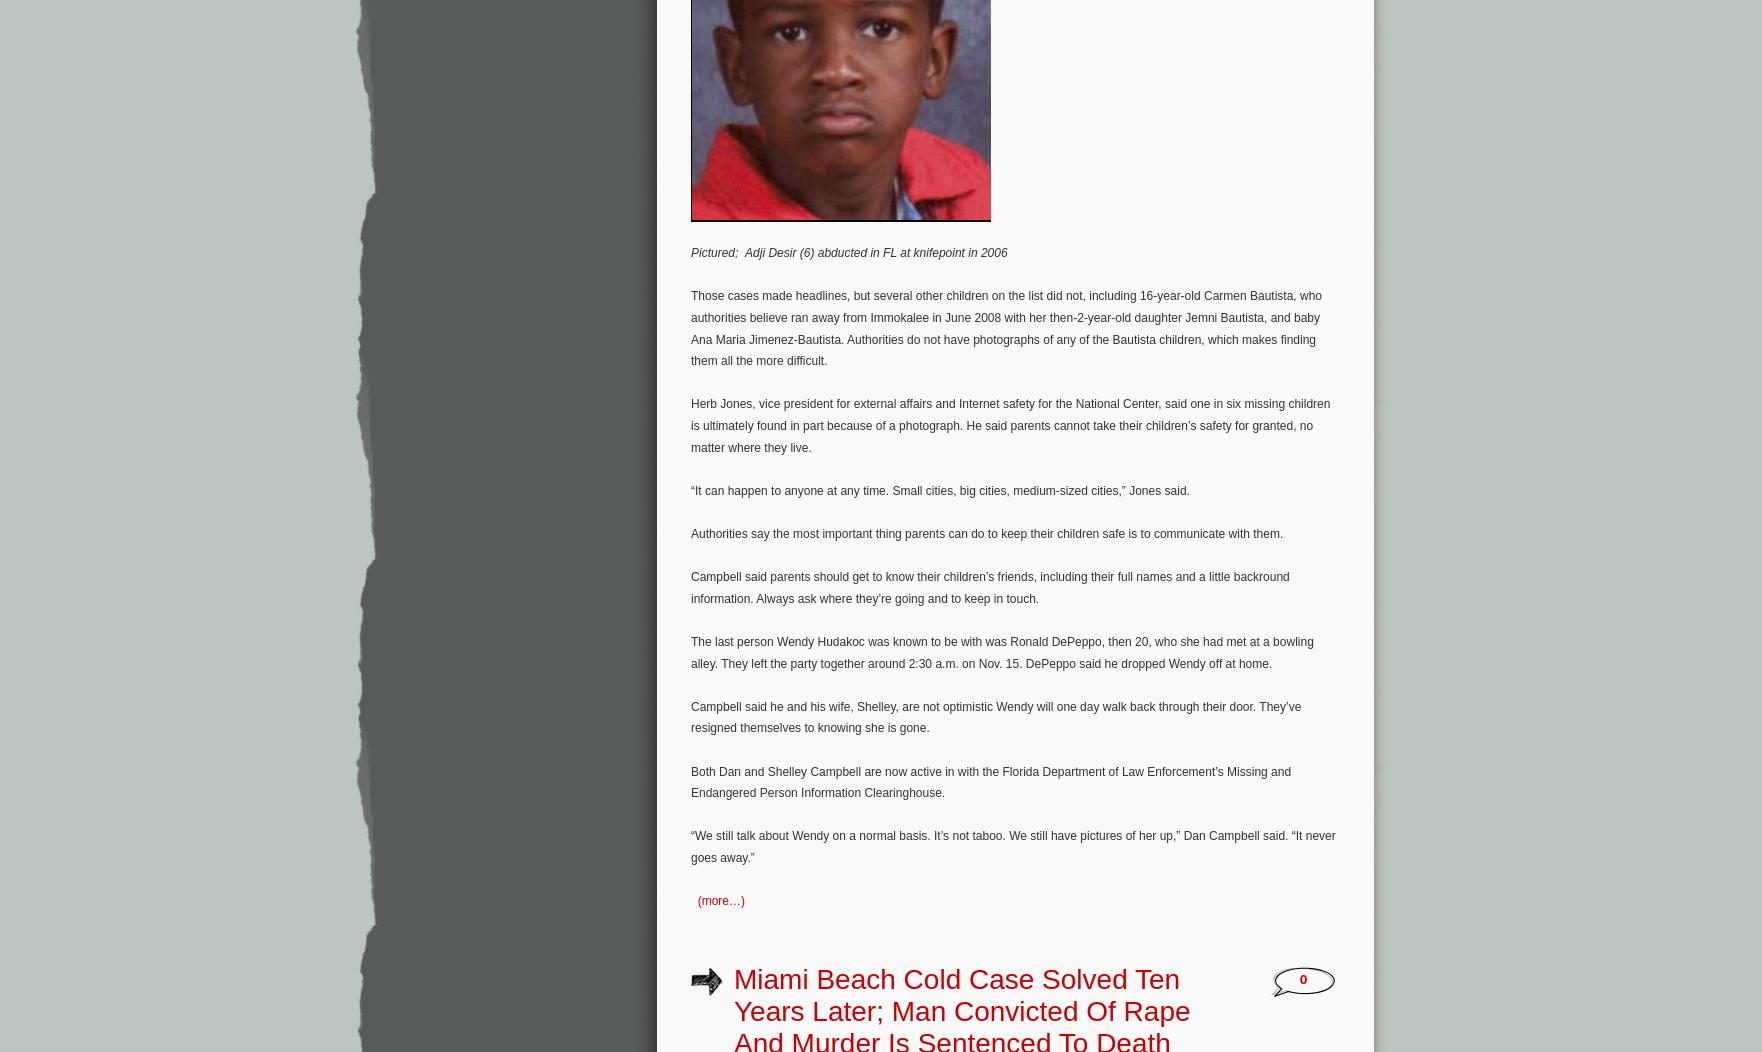 The height and width of the screenshot is (1052, 1762). What do you see at coordinates (990, 586) in the screenshot?
I see `'Campbell said parents should get to know their children’s friends, including their full names and a little backround information. Always ask where they’re going and to keep in touch.'` at bounding box center [990, 586].